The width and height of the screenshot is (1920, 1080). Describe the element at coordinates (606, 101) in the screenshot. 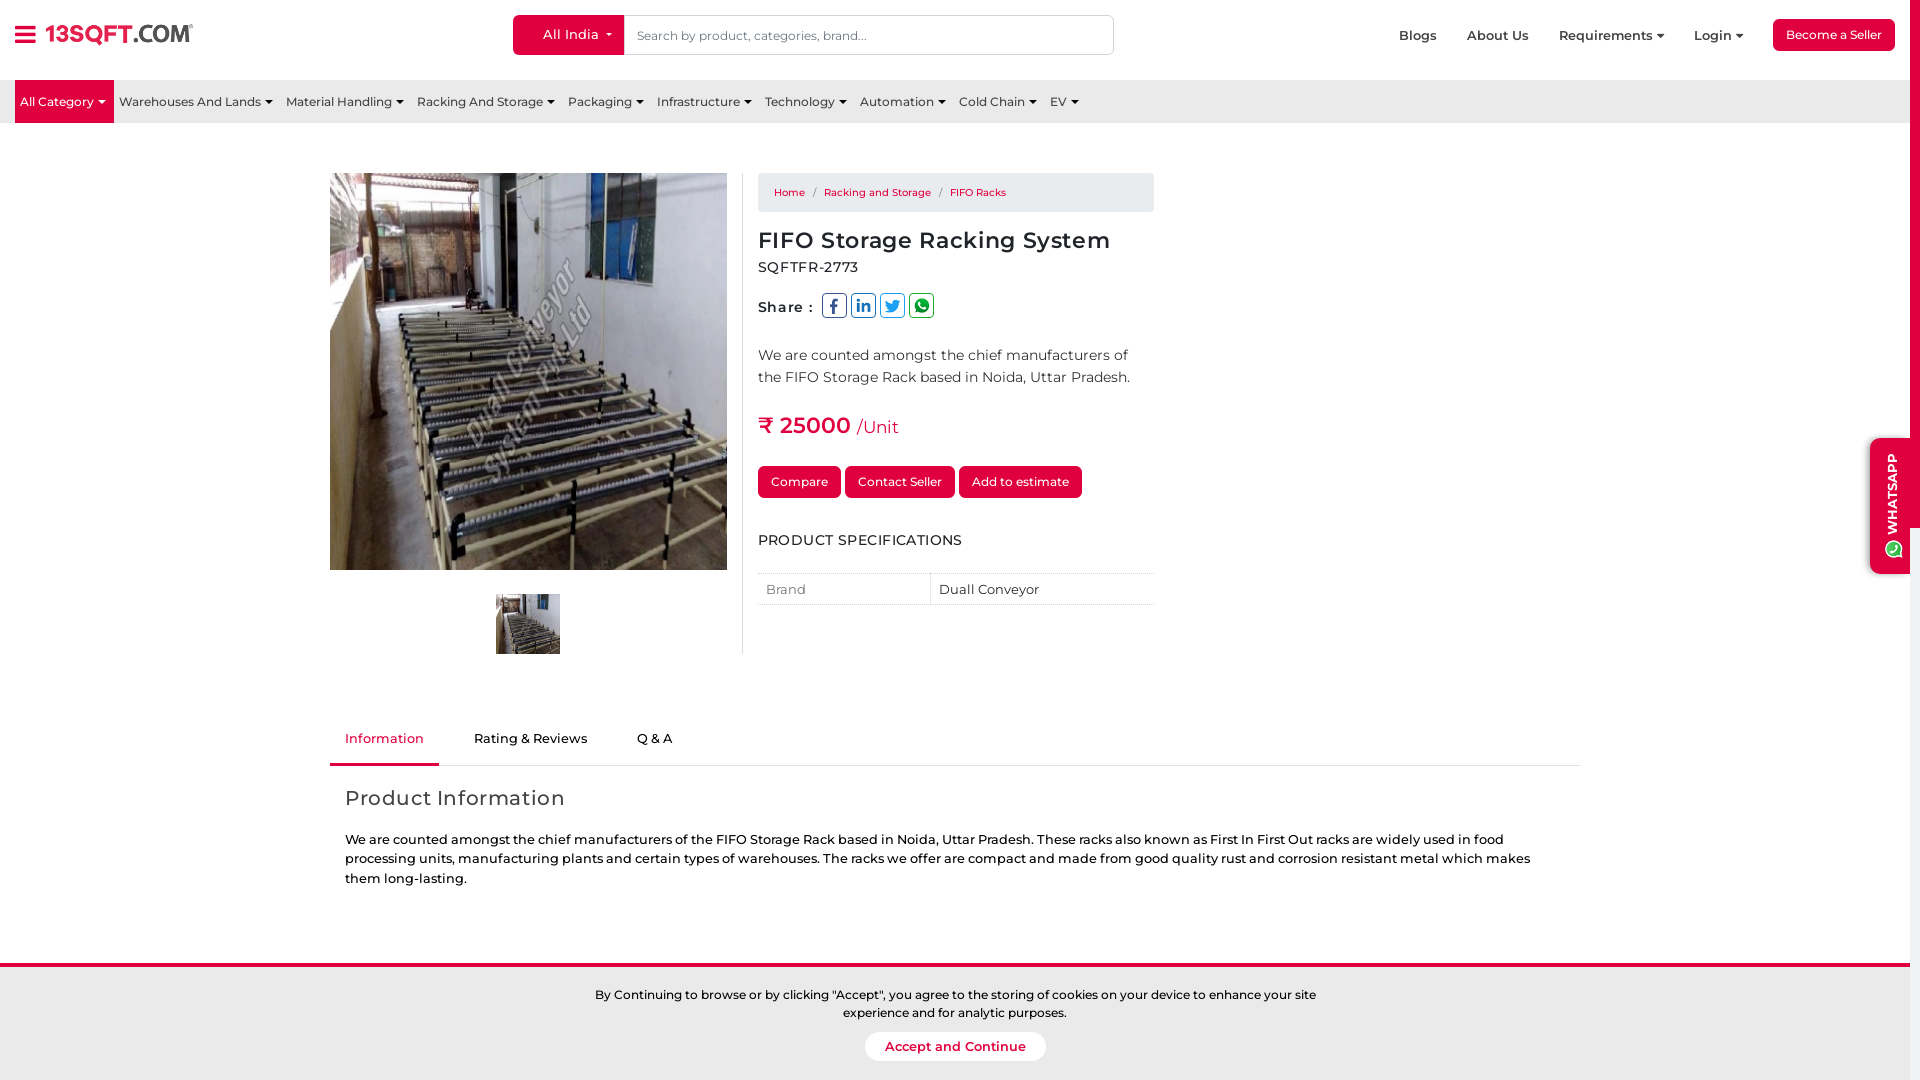

I see `'Packaging'` at that location.